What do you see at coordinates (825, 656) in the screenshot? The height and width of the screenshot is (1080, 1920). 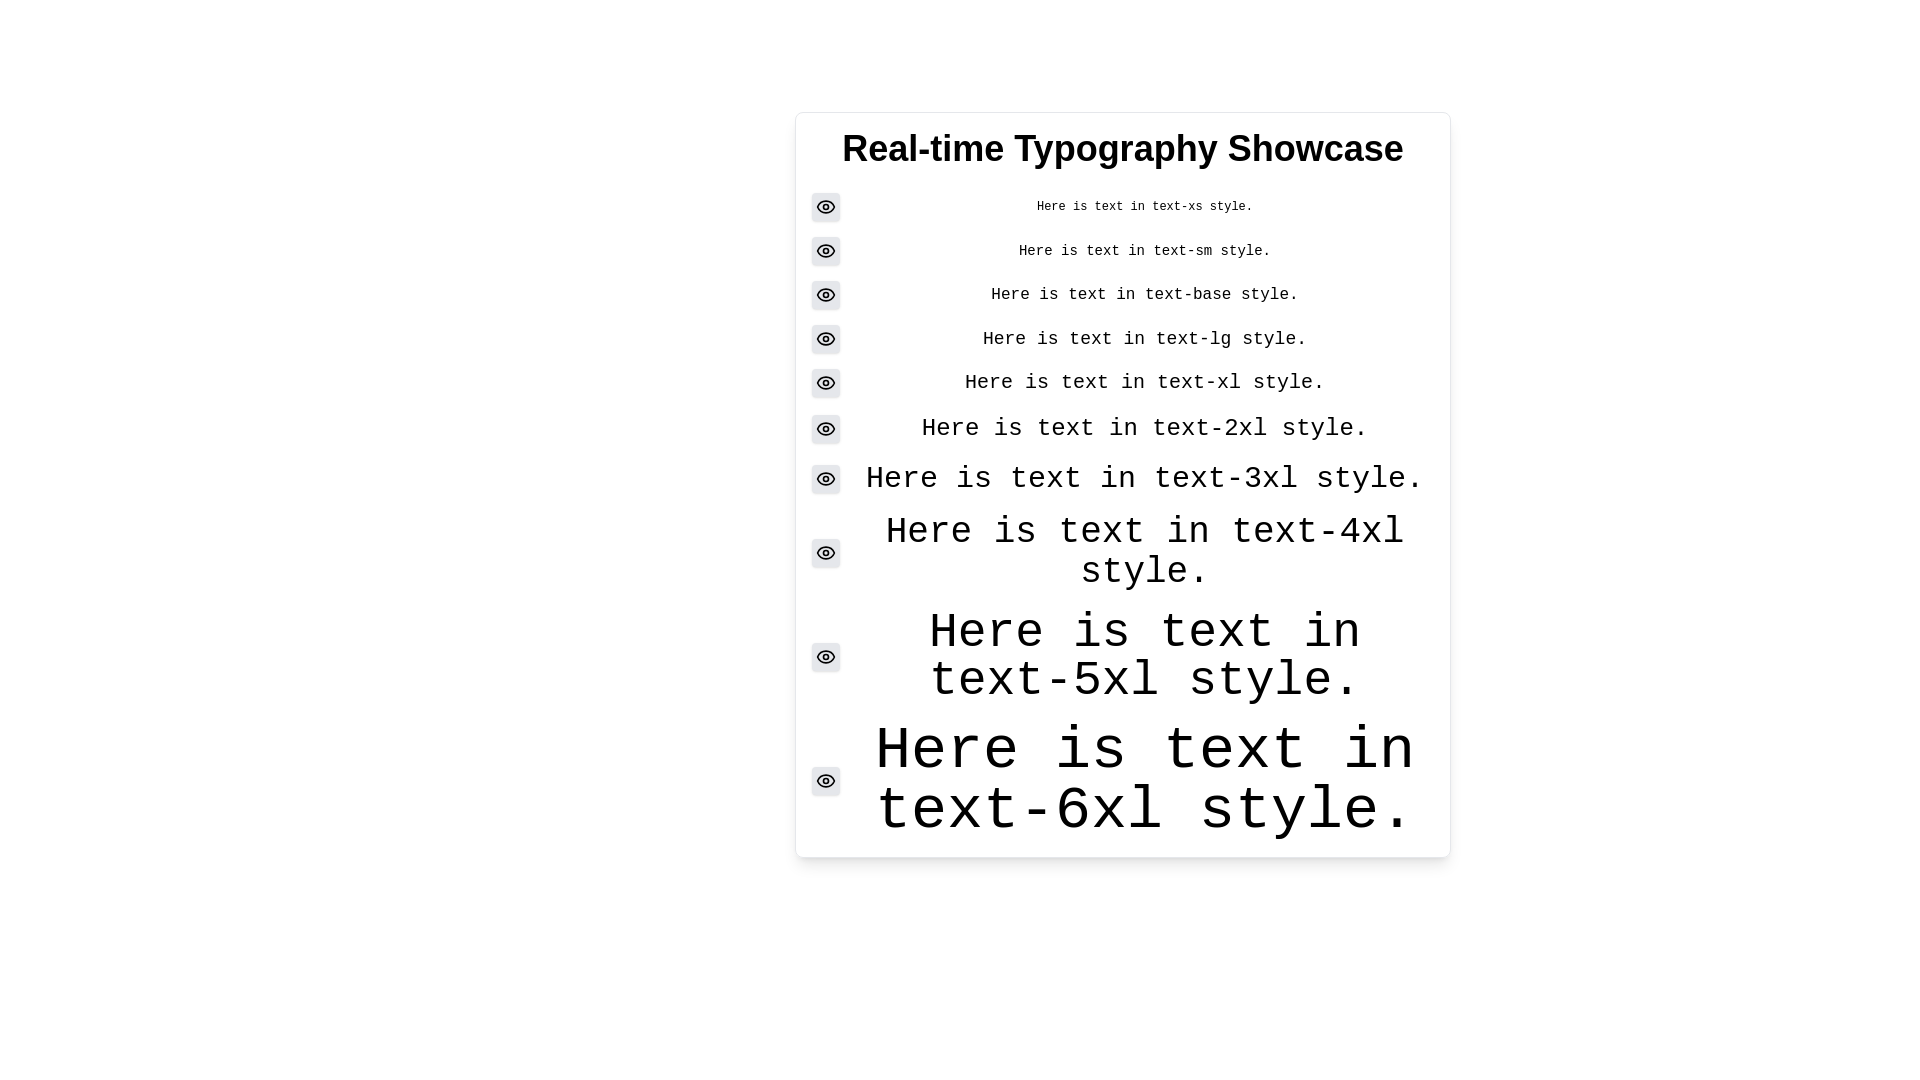 I see `the button with an eye icon located to the left of the text 'Here is text in text-5xl style.'` at bounding box center [825, 656].